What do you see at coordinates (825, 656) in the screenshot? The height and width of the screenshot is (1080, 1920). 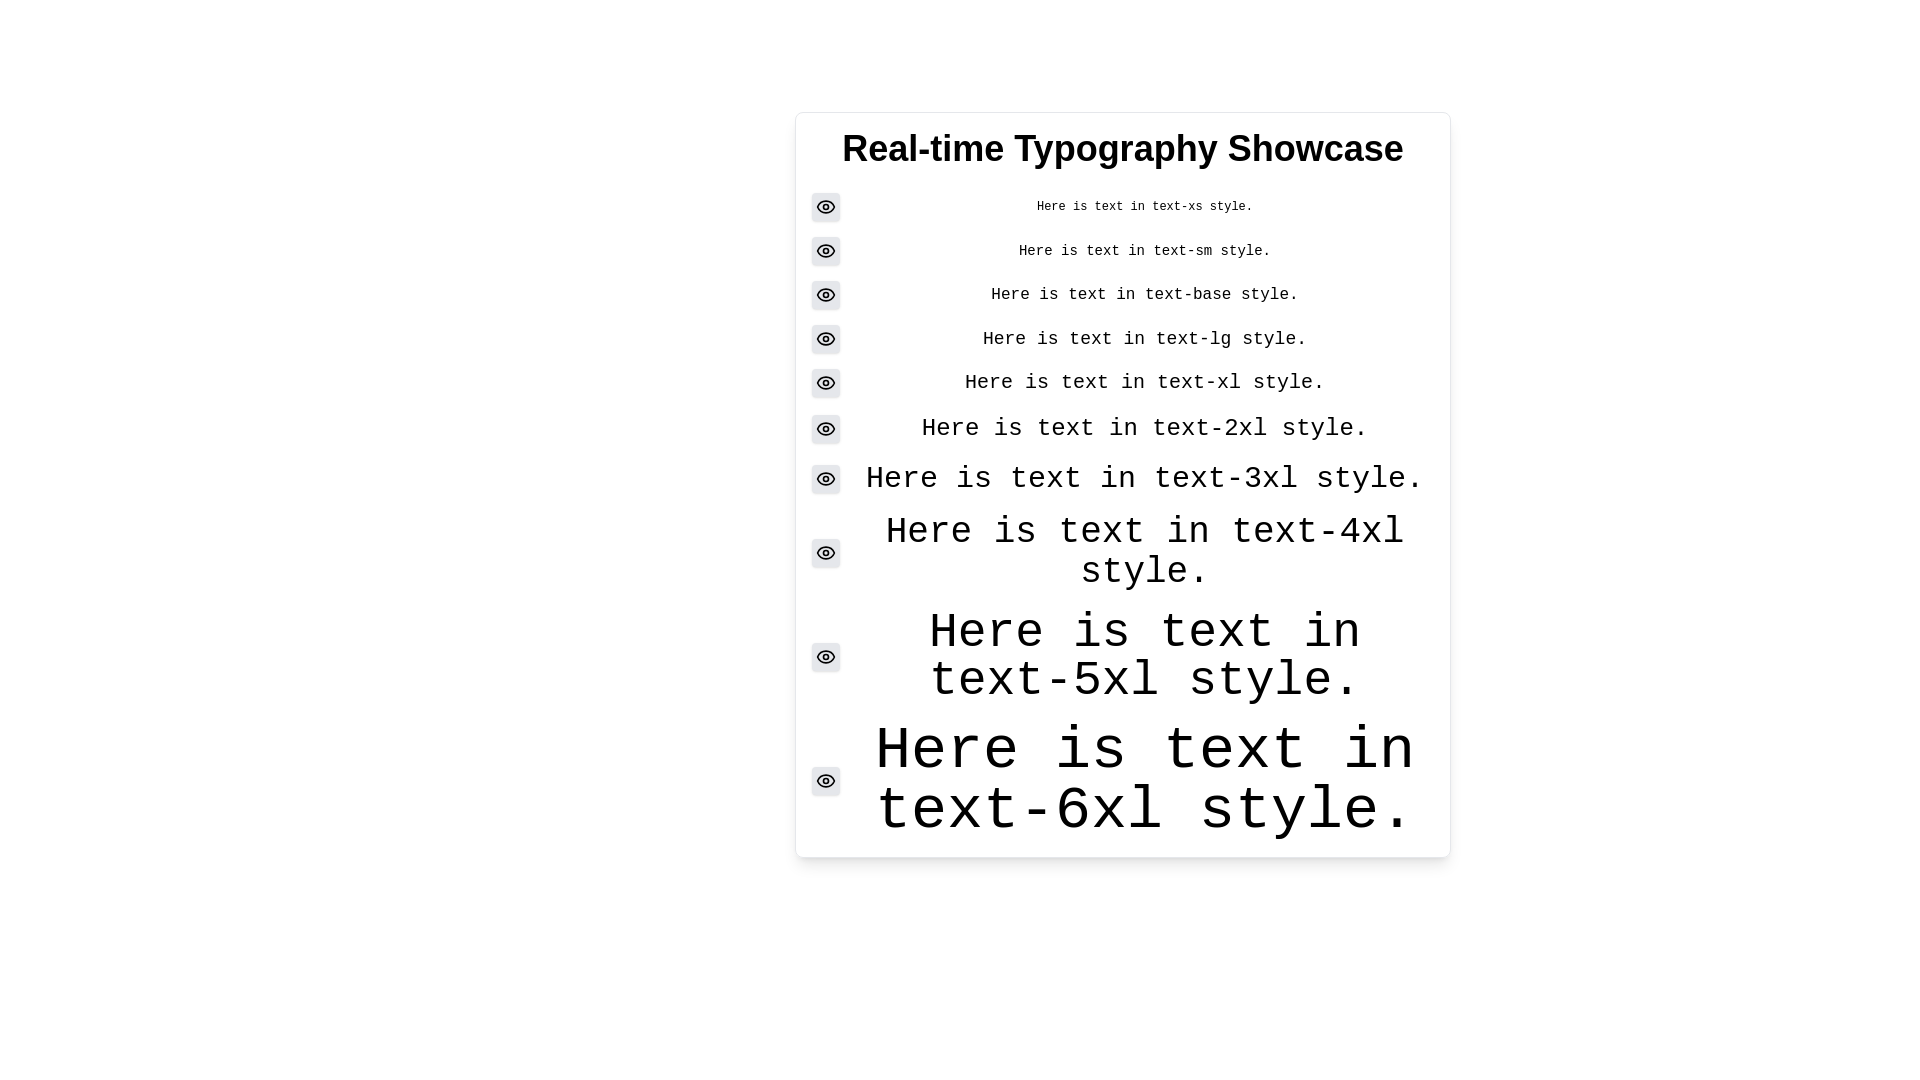 I see `the button with an eye icon located to the left of the text 'Here is text in text-5xl style.'` at bounding box center [825, 656].